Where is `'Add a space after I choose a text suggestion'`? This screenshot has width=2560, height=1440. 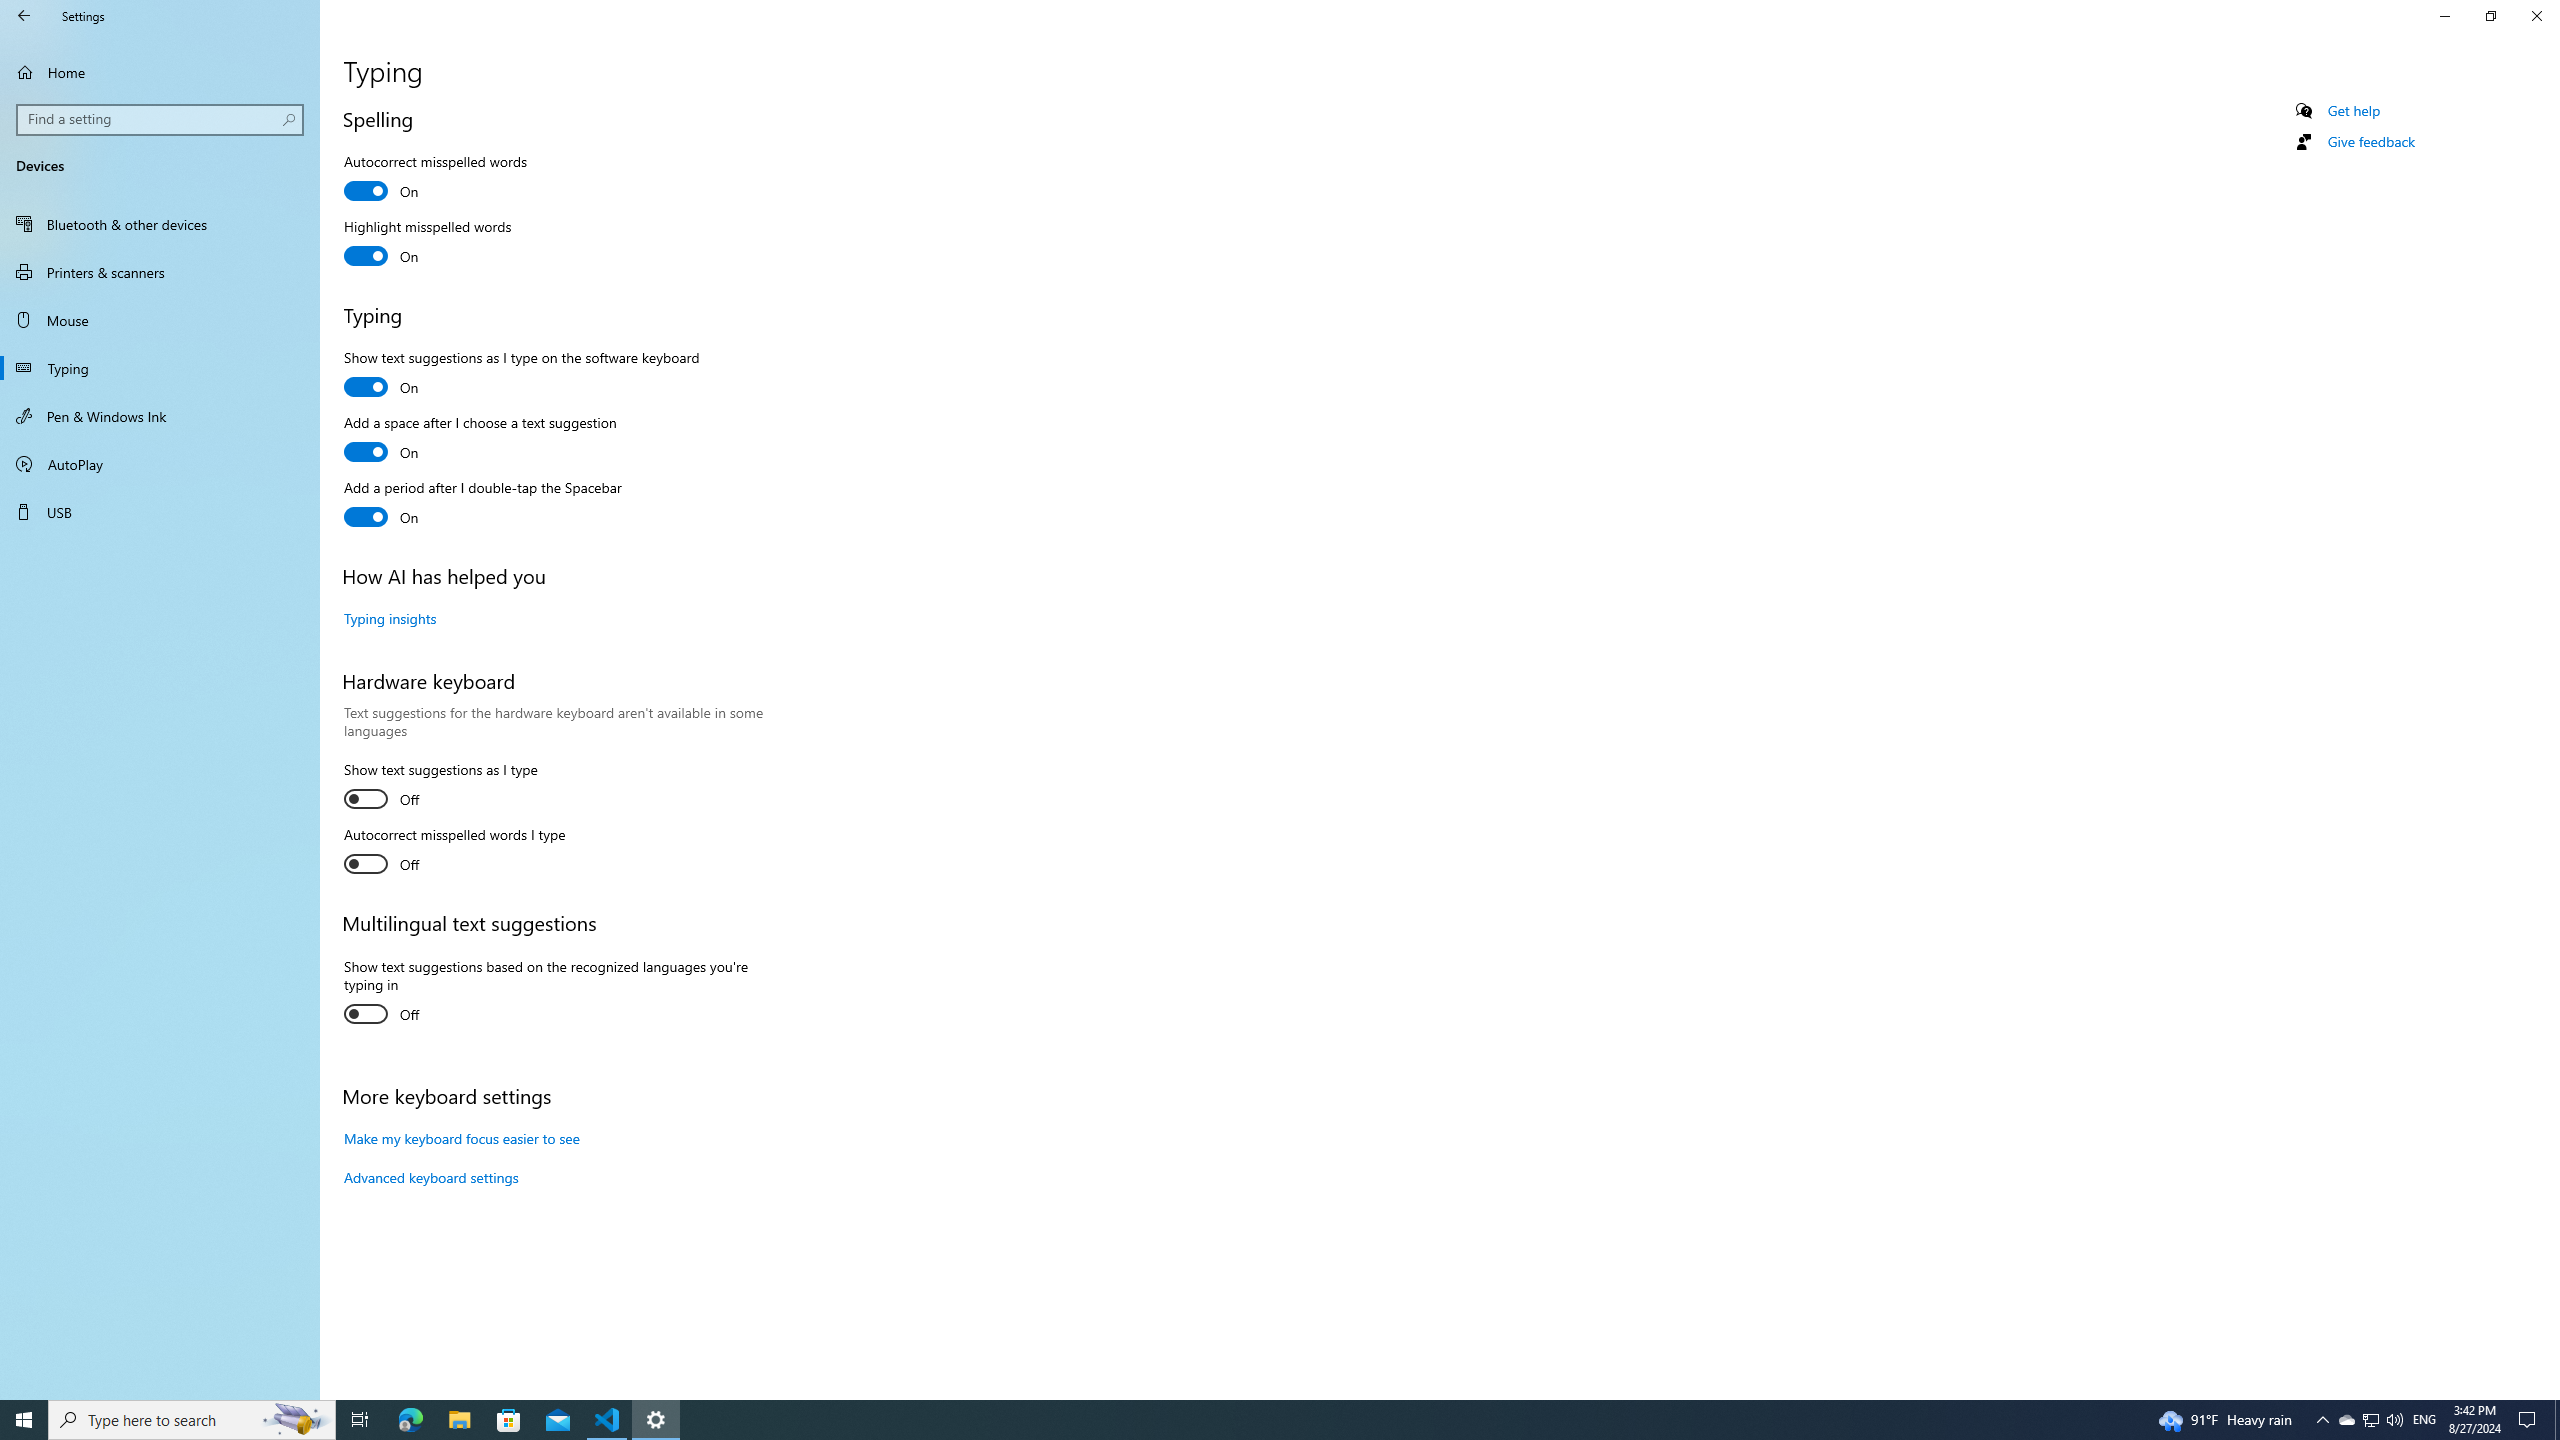
'Add a space after I choose a text suggestion' is located at coordinates (480, 440).